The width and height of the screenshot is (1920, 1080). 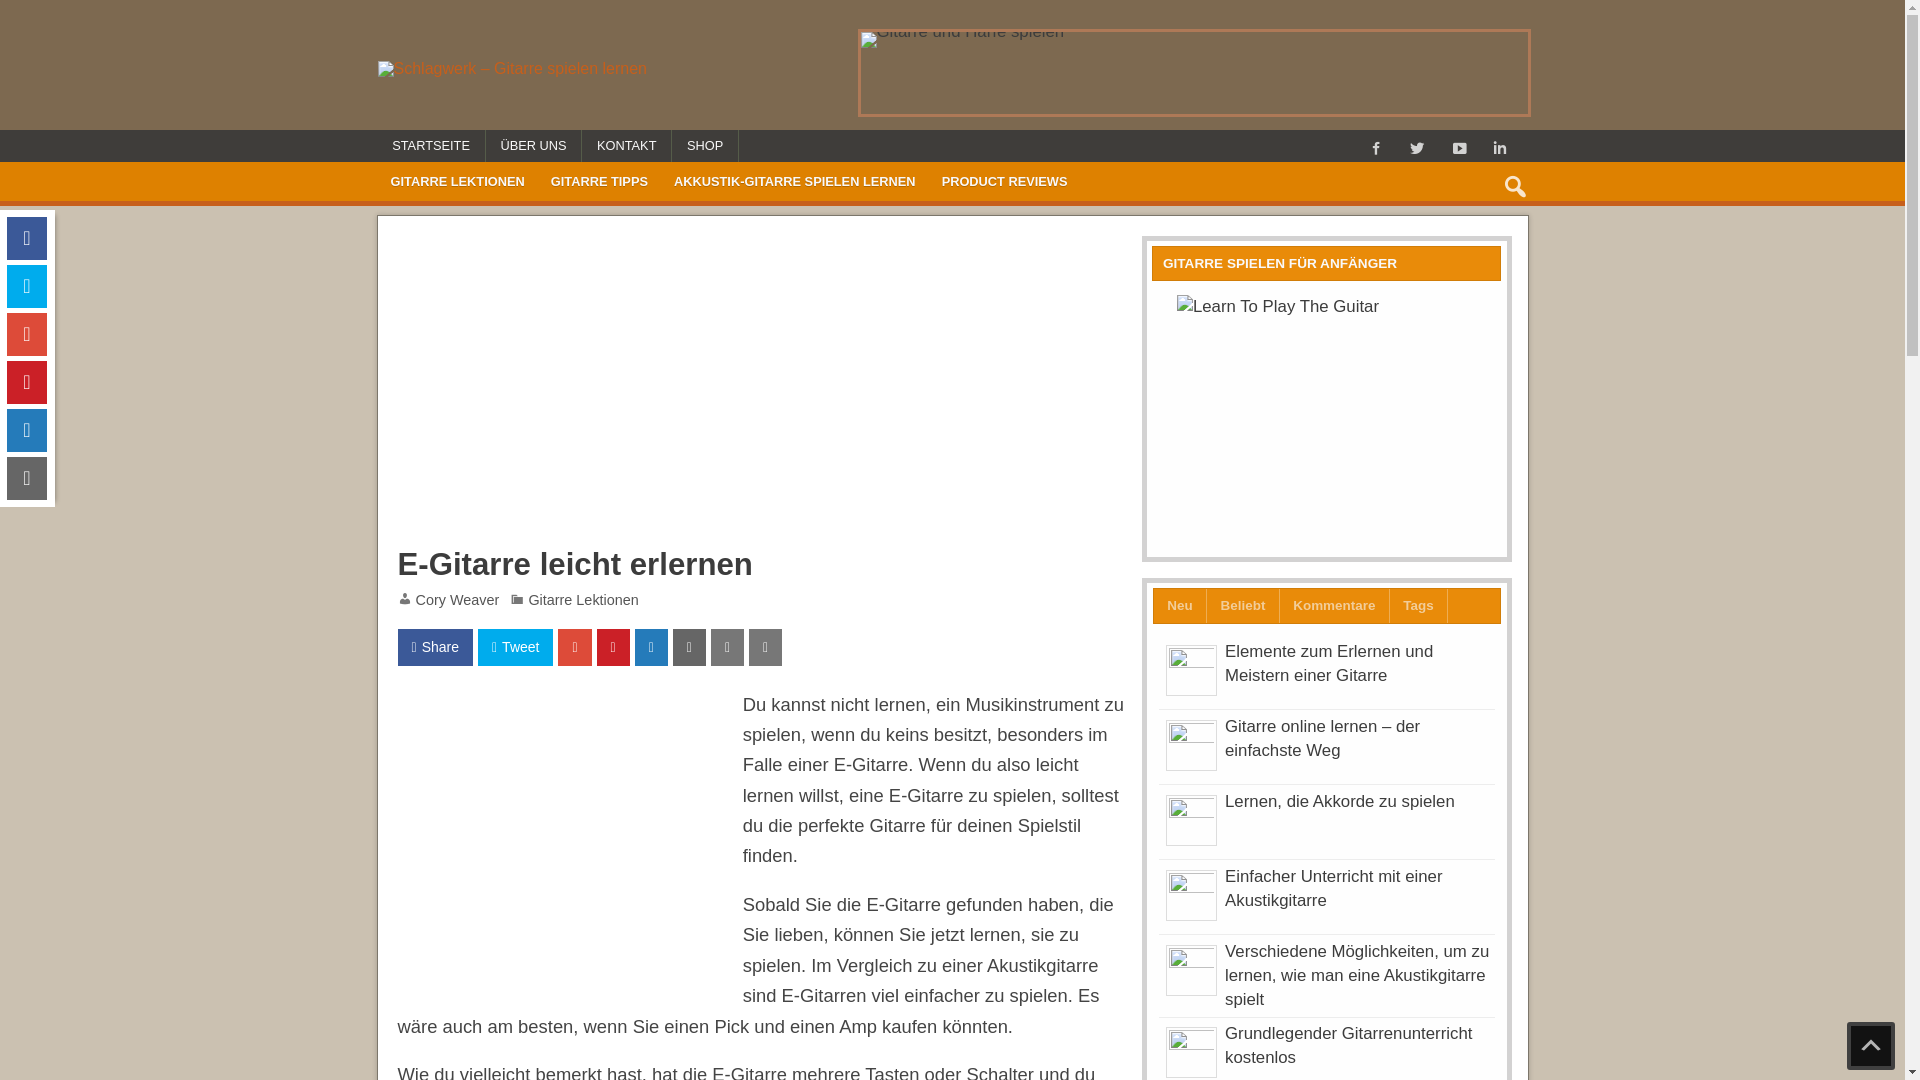 I want to click on 'Tweet', so click(x=515, y=647).